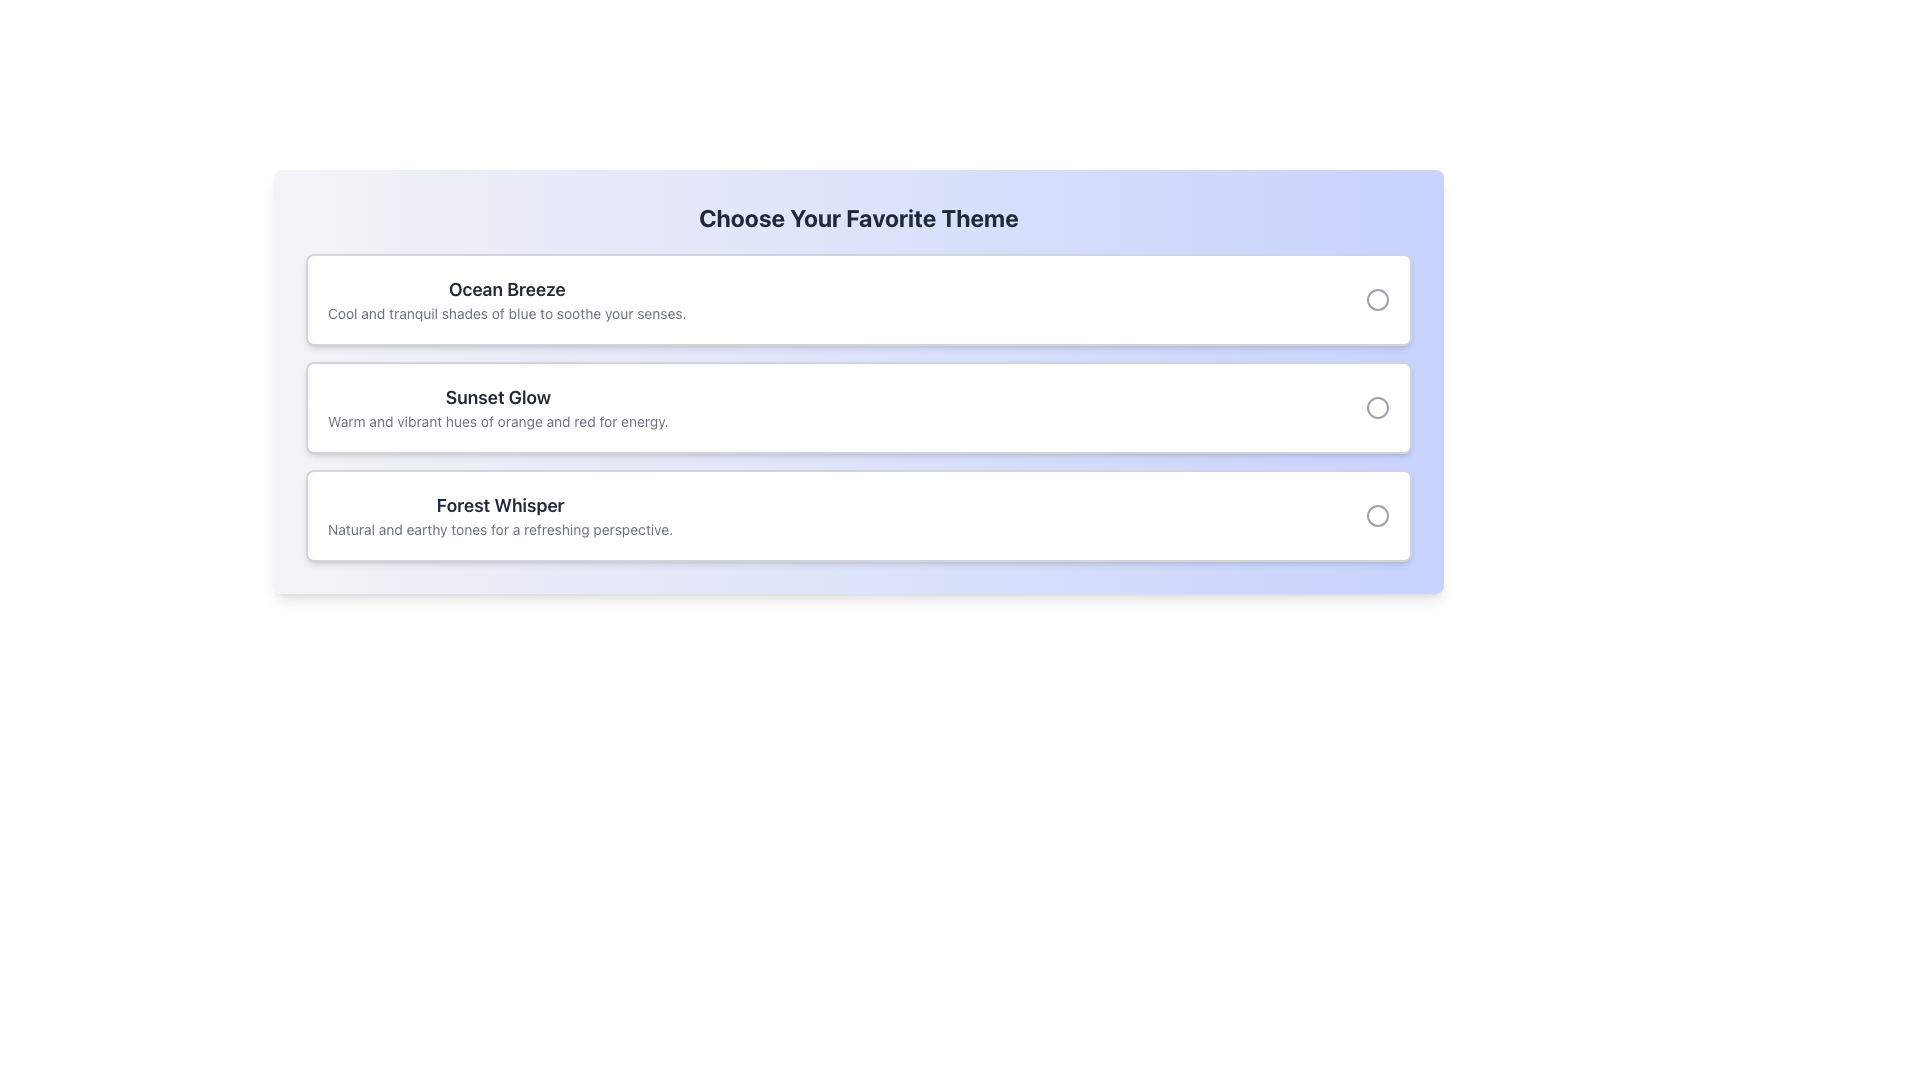 The width and height of the screenshot is (1920, 1080). Describe the element at coordinates (498, 420) in the screenshot. I see `the text label providing additional details about the 'Sunset Glow' theme, positioned below the title in the second card of a vertical stack` at that location.